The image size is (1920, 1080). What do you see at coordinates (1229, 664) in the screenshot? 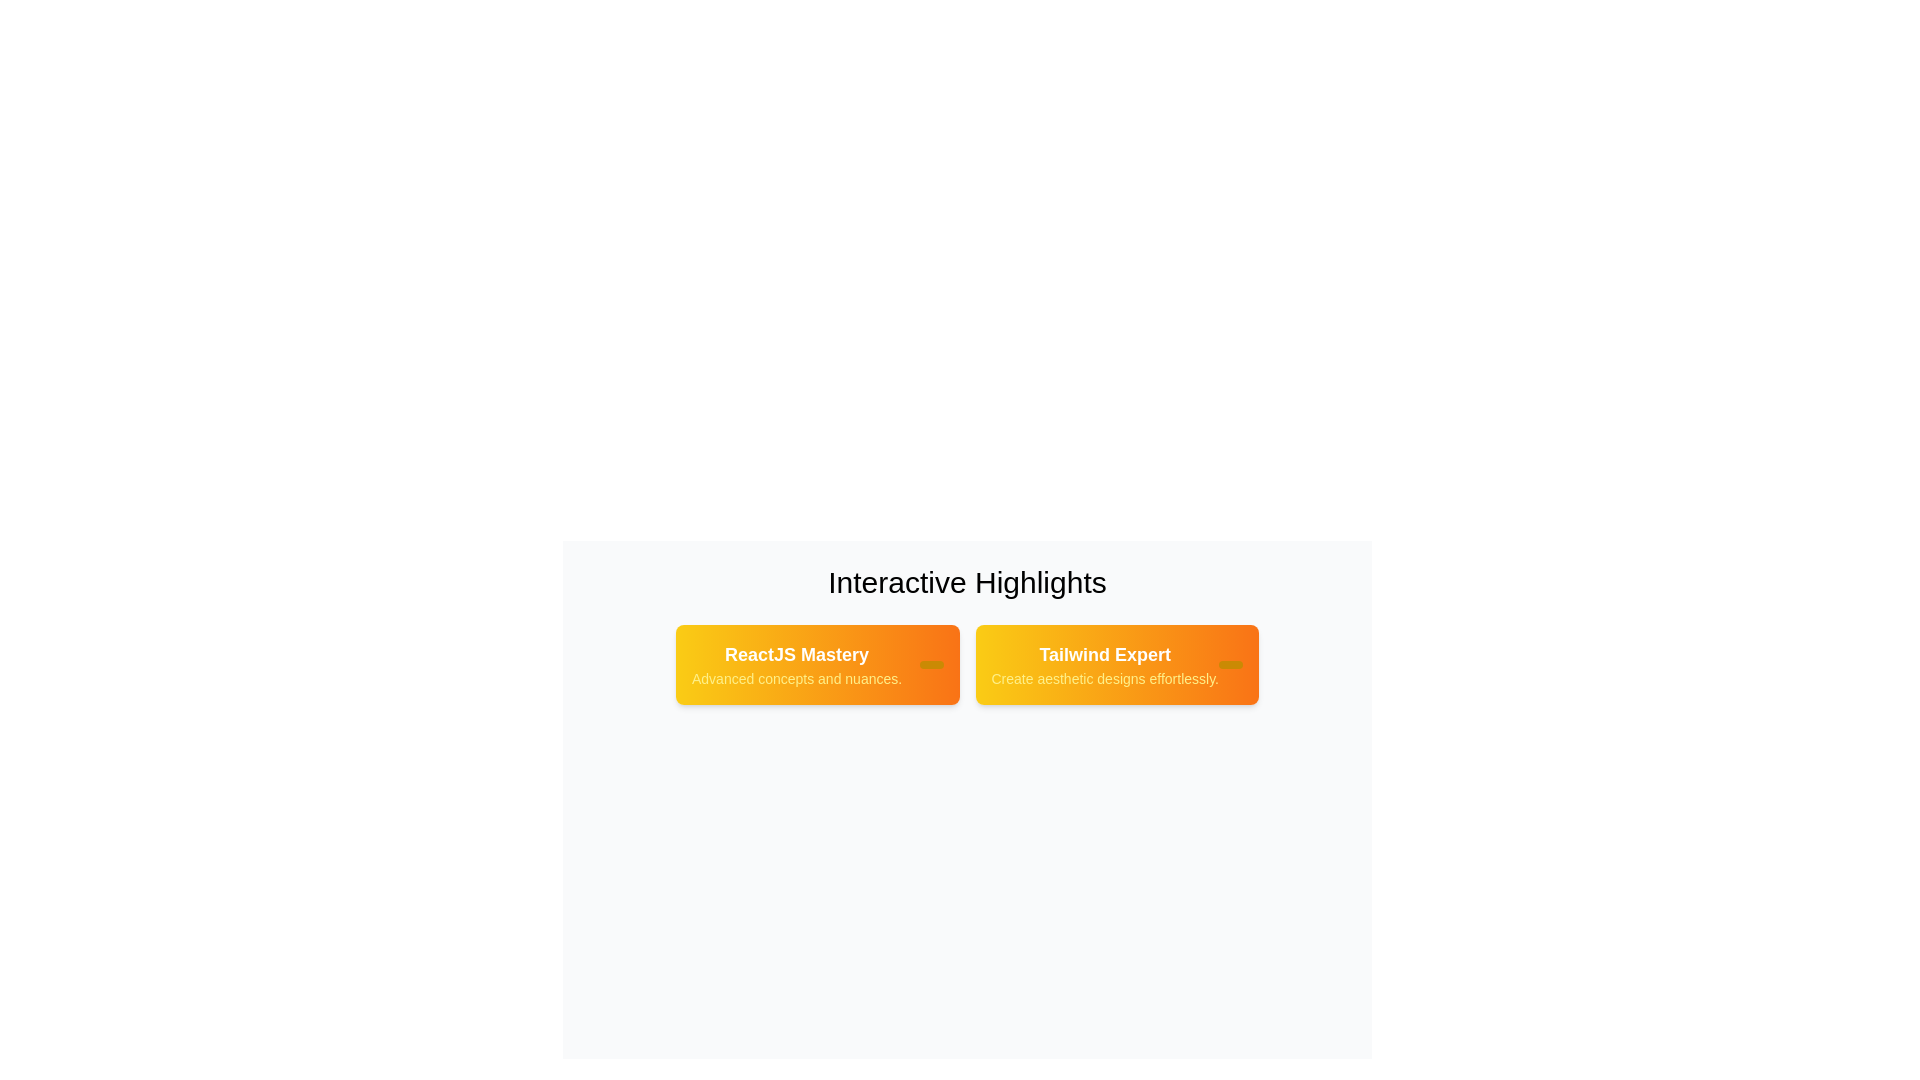
I see `the close button of the tag labeled 'Tailwind Expert'` at bounding box center [1229, 664].